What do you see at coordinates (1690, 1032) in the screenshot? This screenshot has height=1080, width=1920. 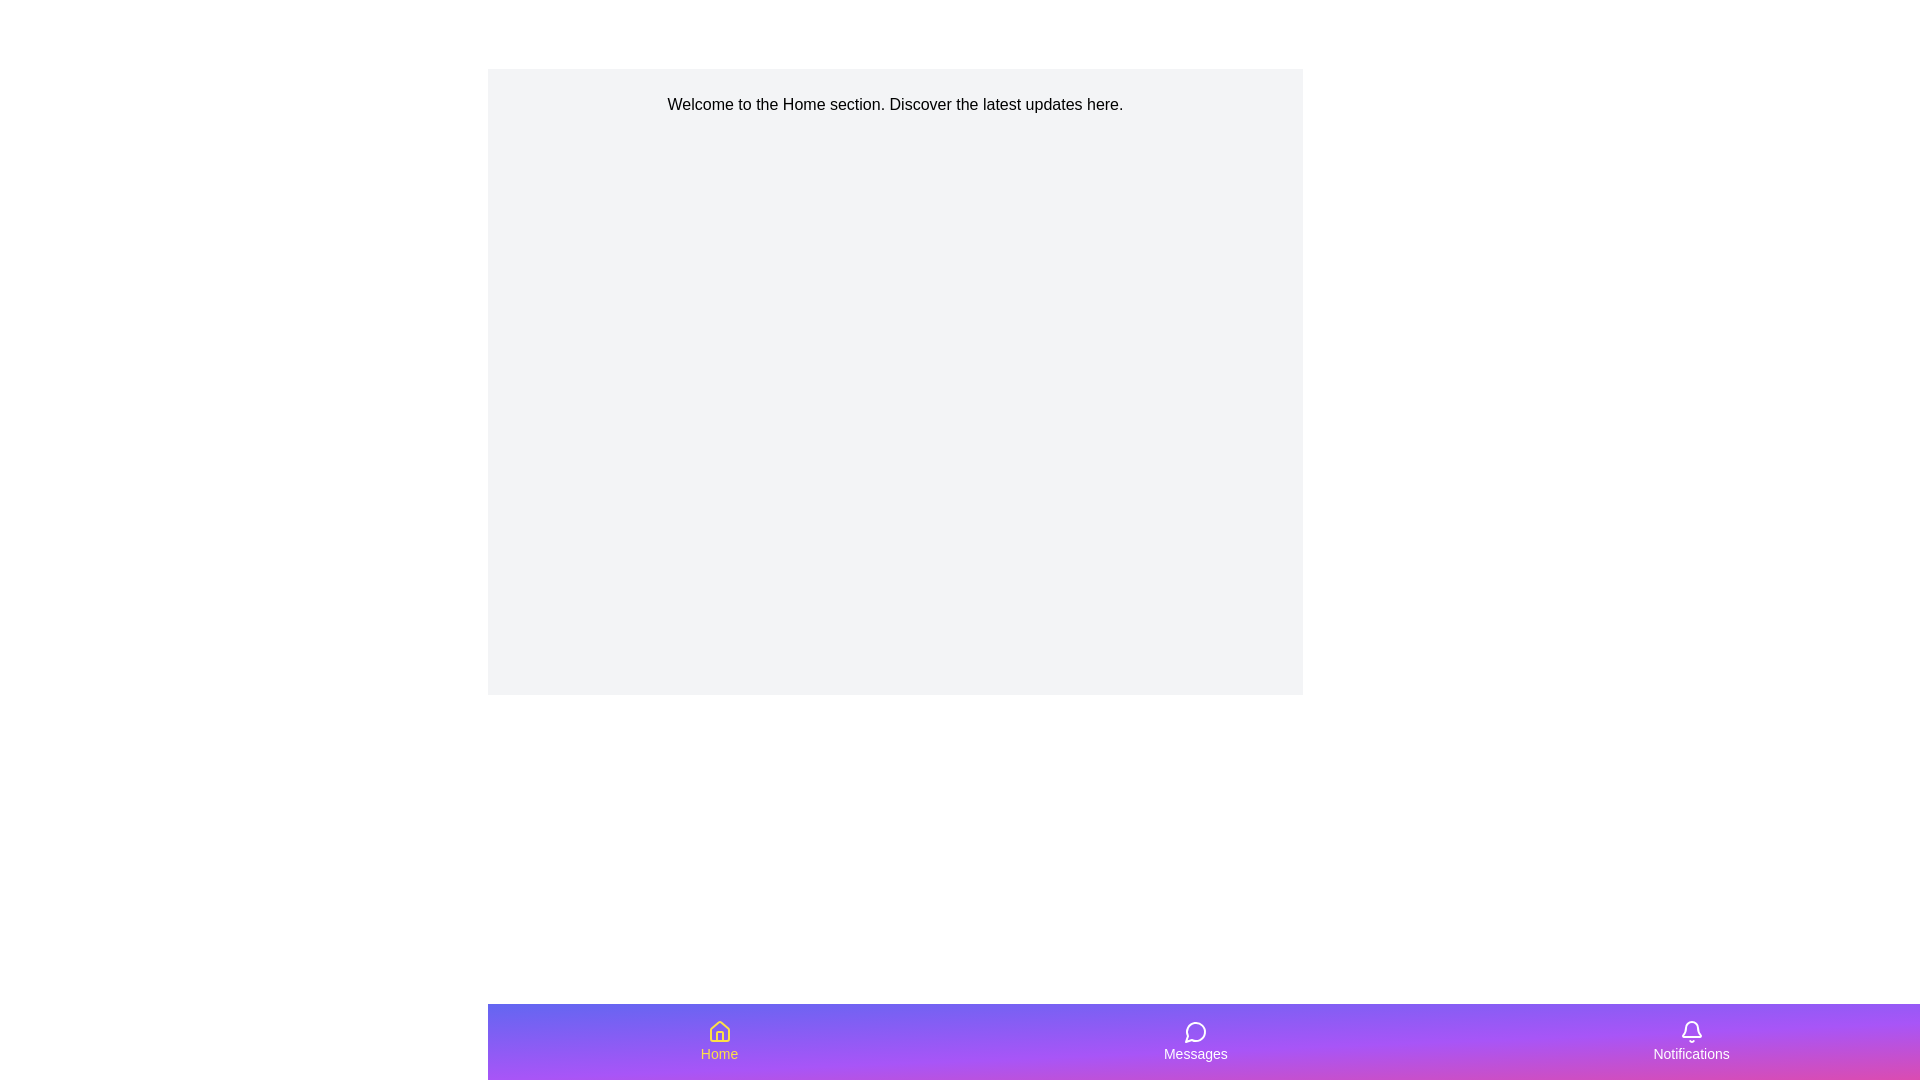 I see `the minimalist bell-shaped notification icon` at bounding box center [1690, 1032].